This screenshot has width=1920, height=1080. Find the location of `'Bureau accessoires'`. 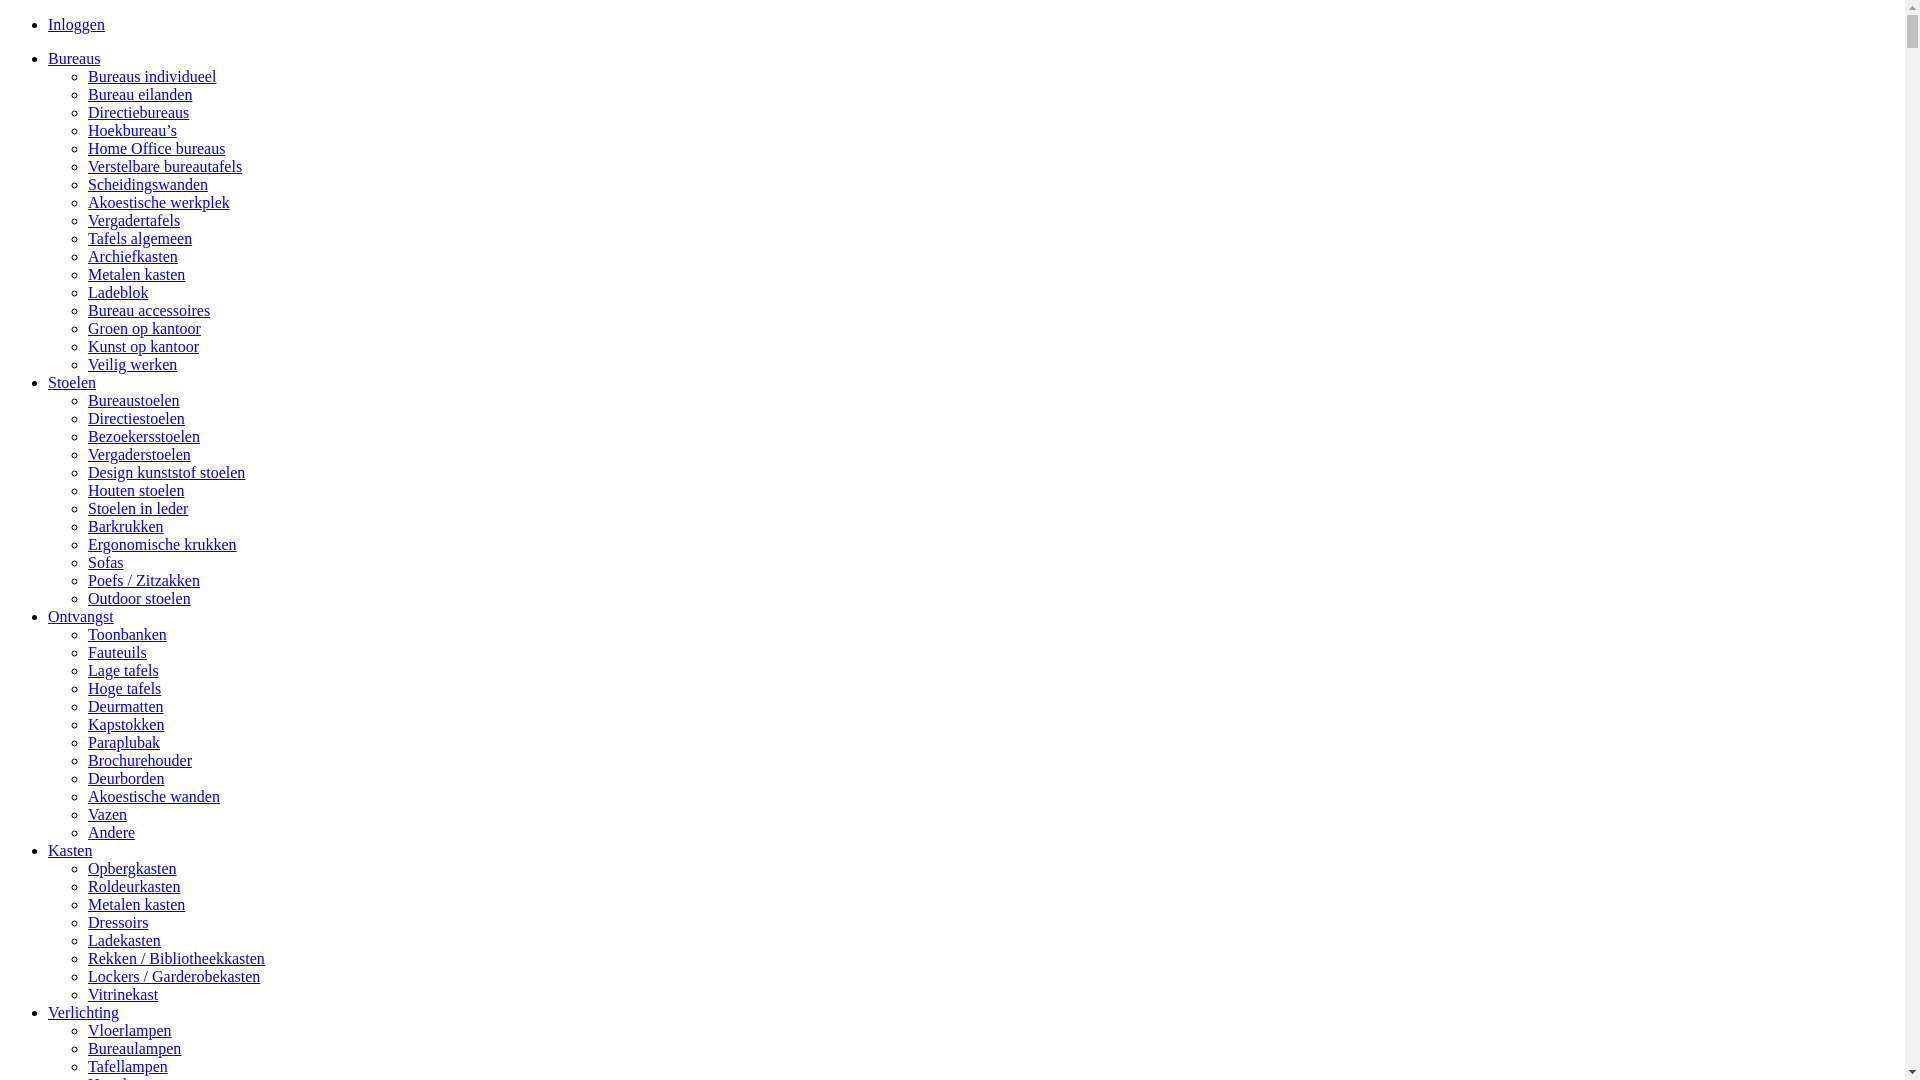

'Bureau accessoires' is located at coordinates (147, 310).